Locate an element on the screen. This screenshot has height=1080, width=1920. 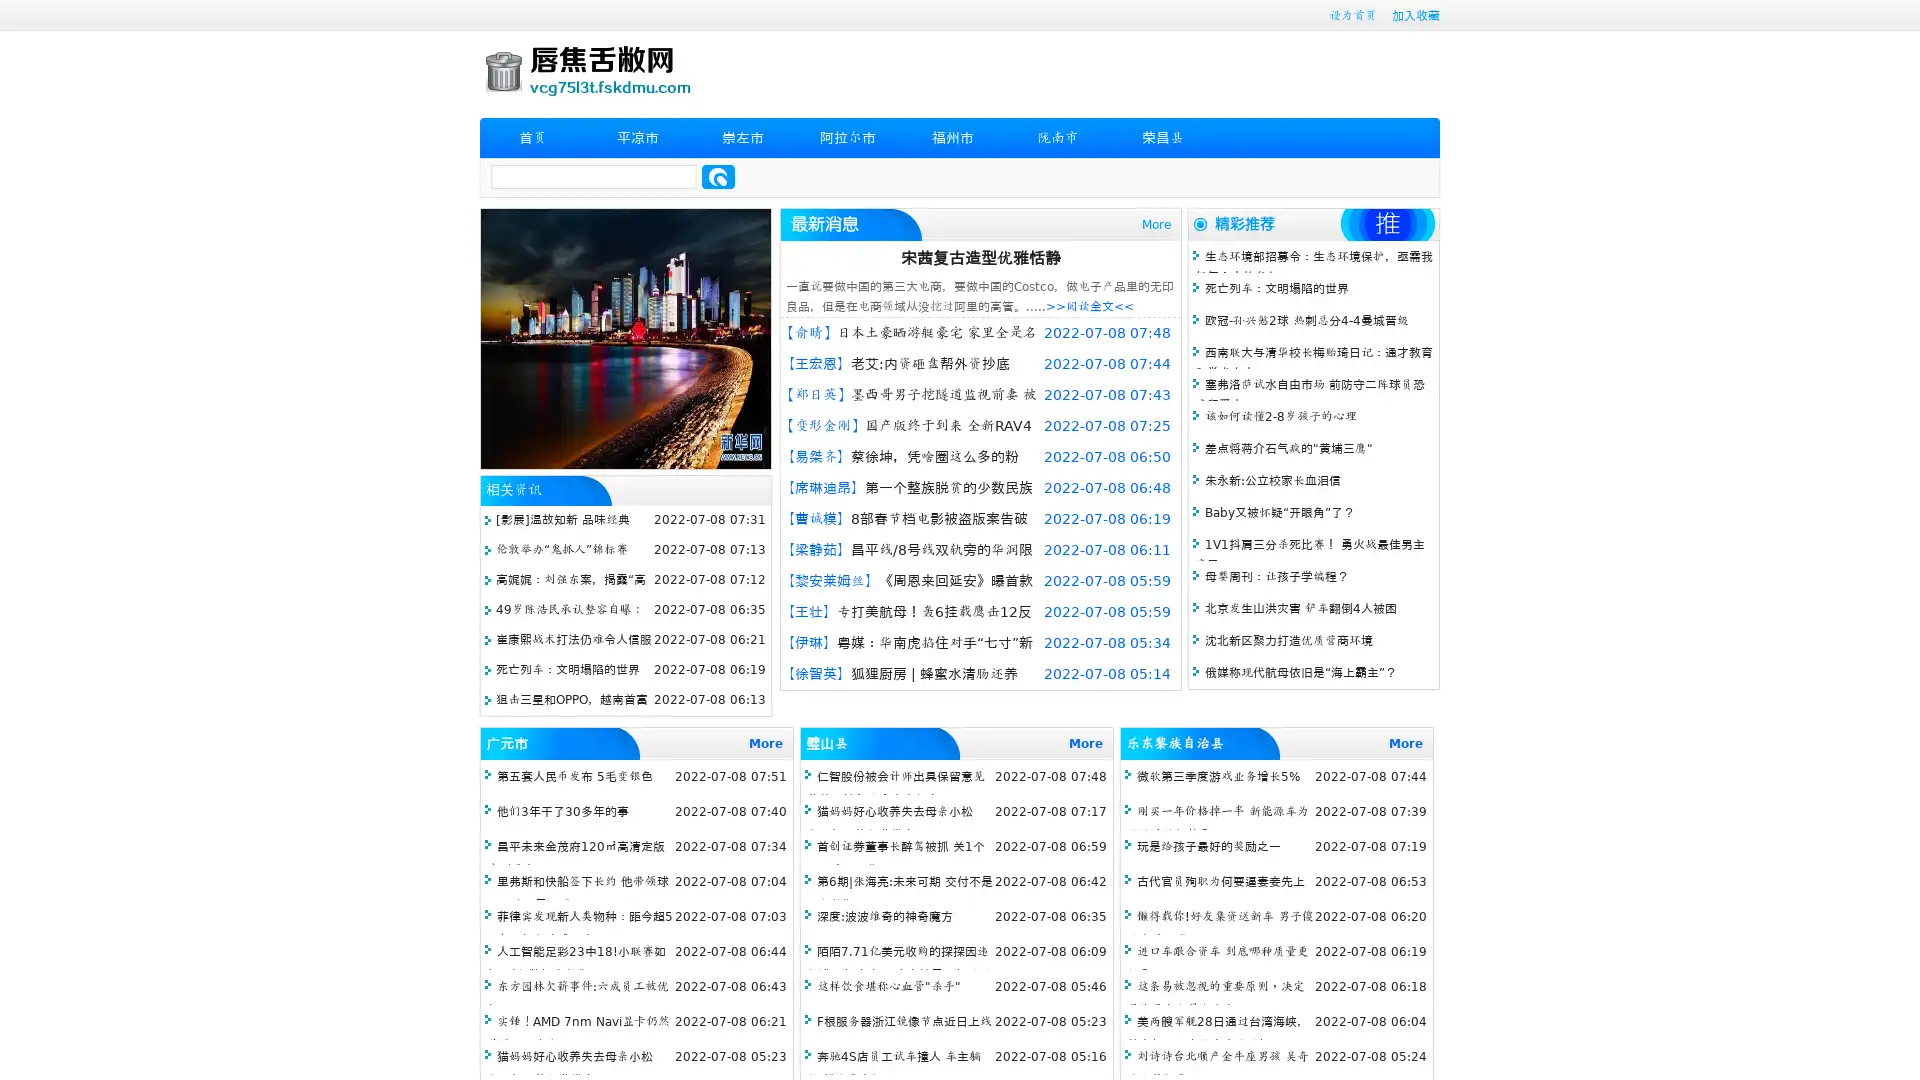
Search is located at coordinates (718, 176).